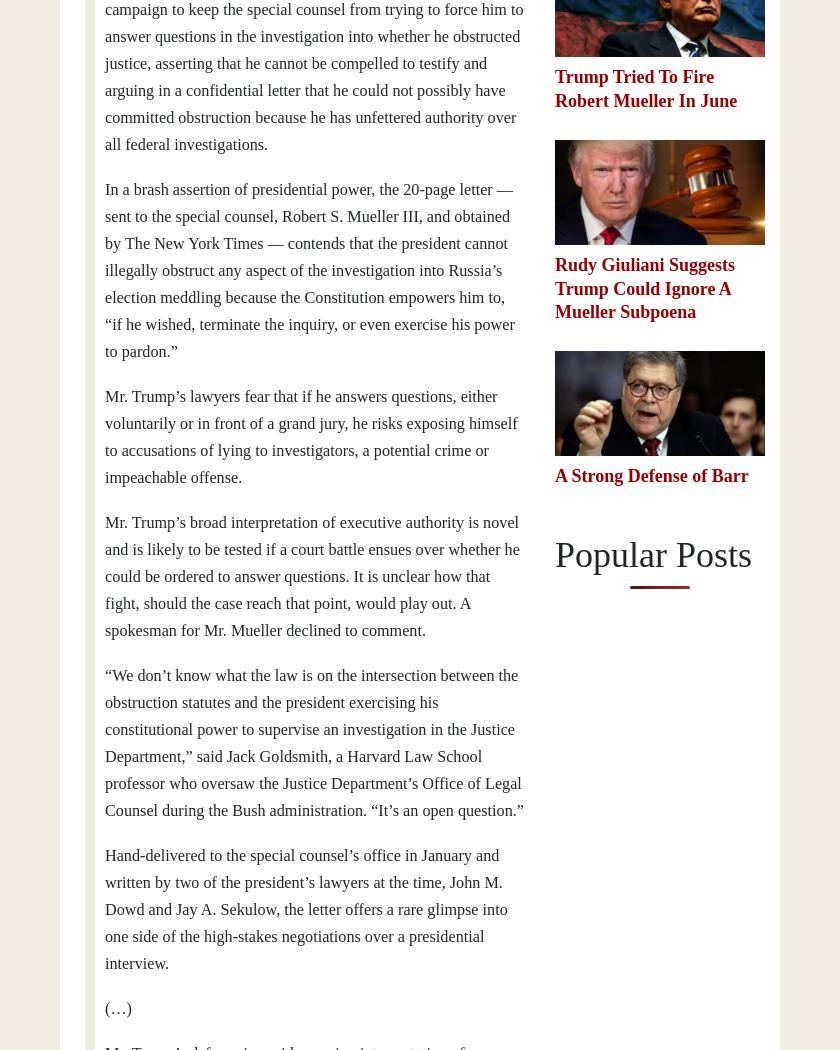 The image size is (840, 1050). I want to click on 'Rudy Giuliani Suggests Trump Could Ignore A Mueller Subpoena', so click(645, 287).